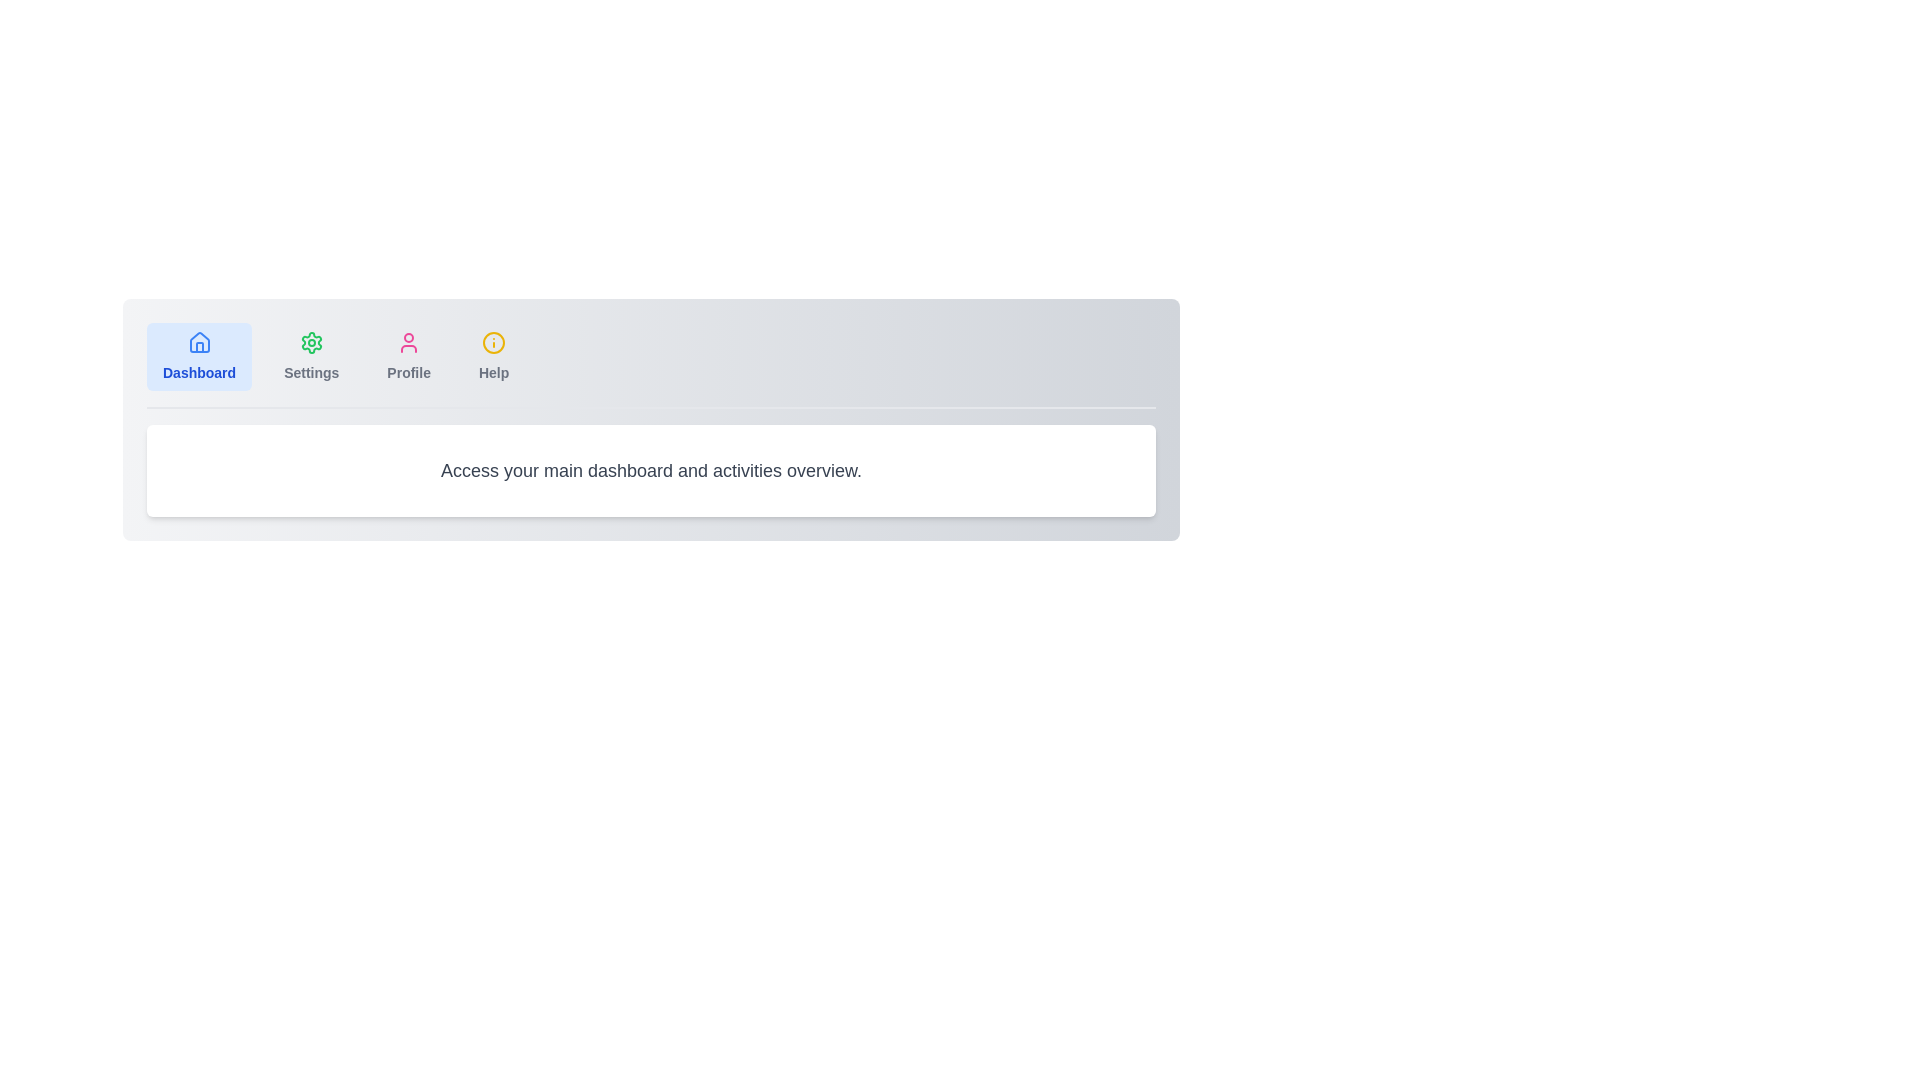  I want to click on the tab labeled Profile to inspect its tooltip or hover effect, so click(408, 356).